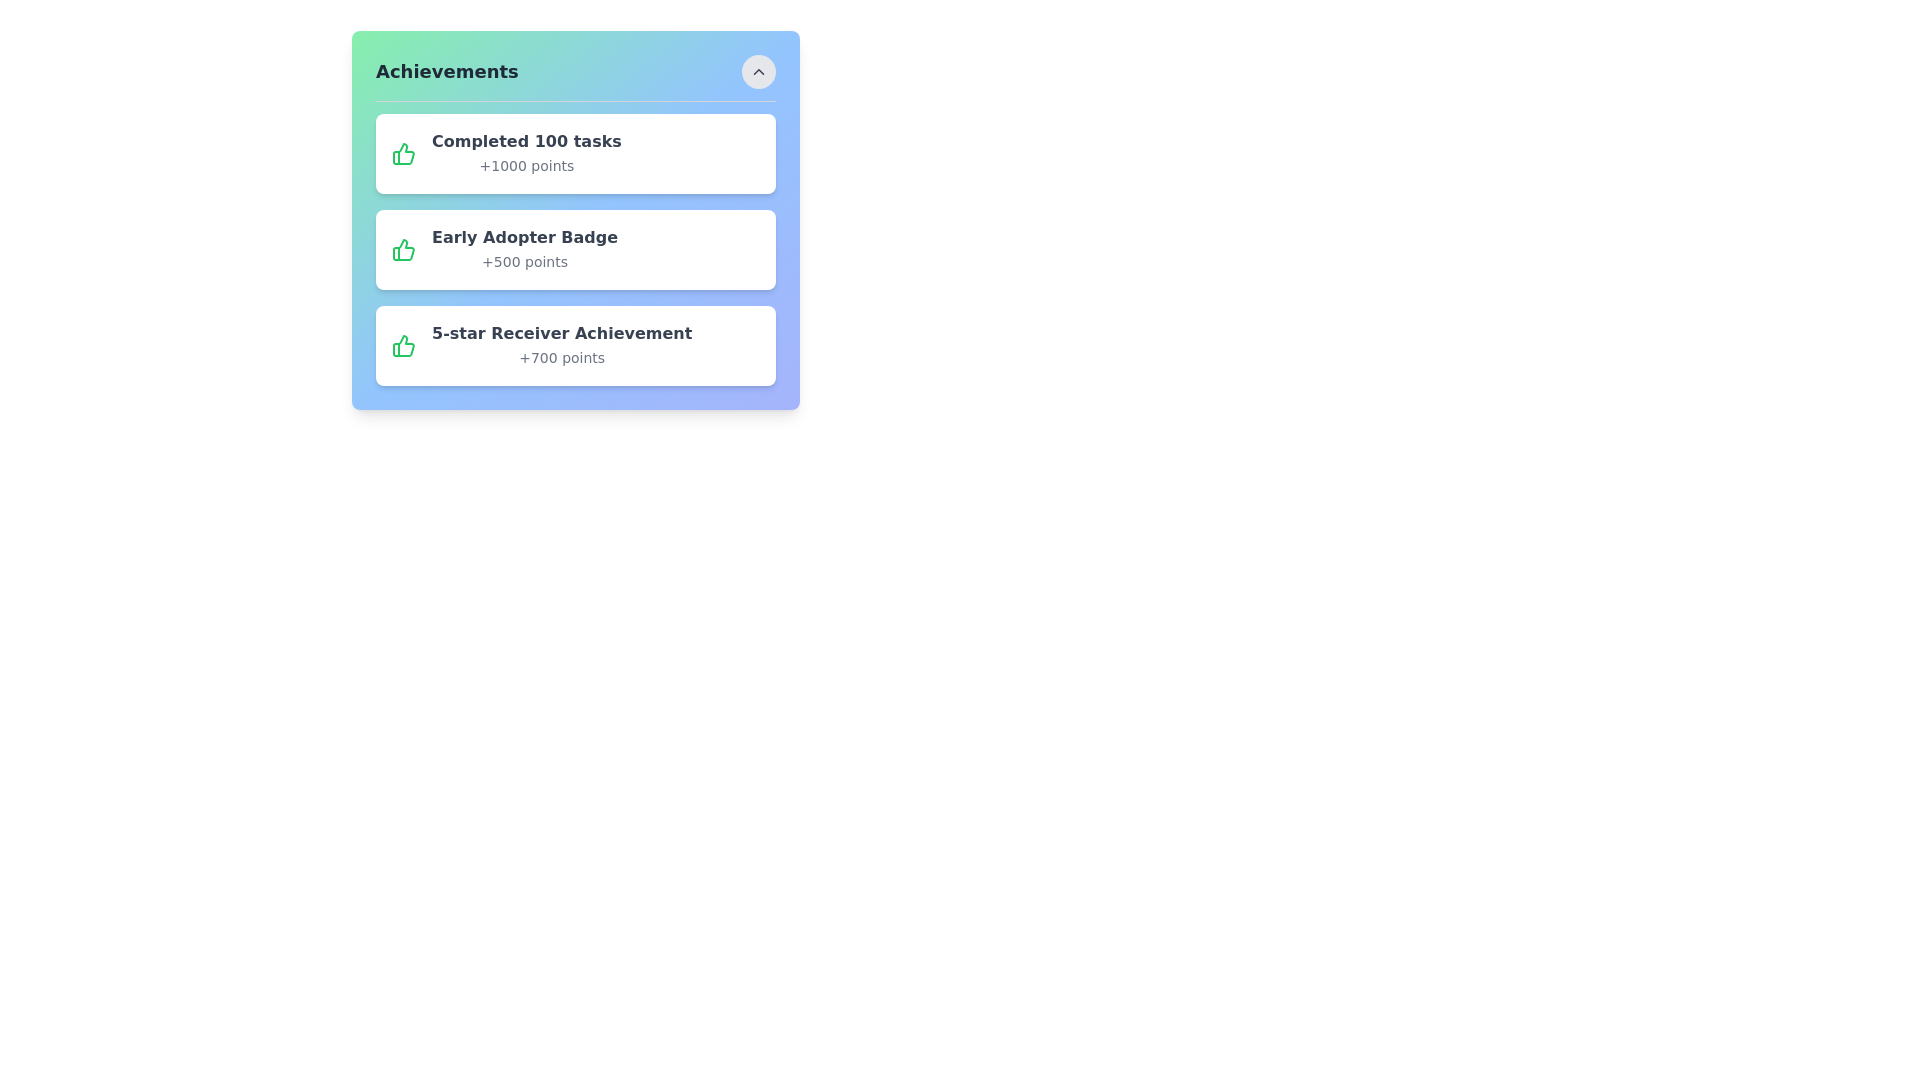 The height and width of the screenshot is (1080, 1920). What do you see at coordinates (402, 153) in the screenshot?
I see `the thumbs-up icon with a green stroke next to the 'Early Adopter Badge' text in the vertical icon list` at bounding box center [402, 153].